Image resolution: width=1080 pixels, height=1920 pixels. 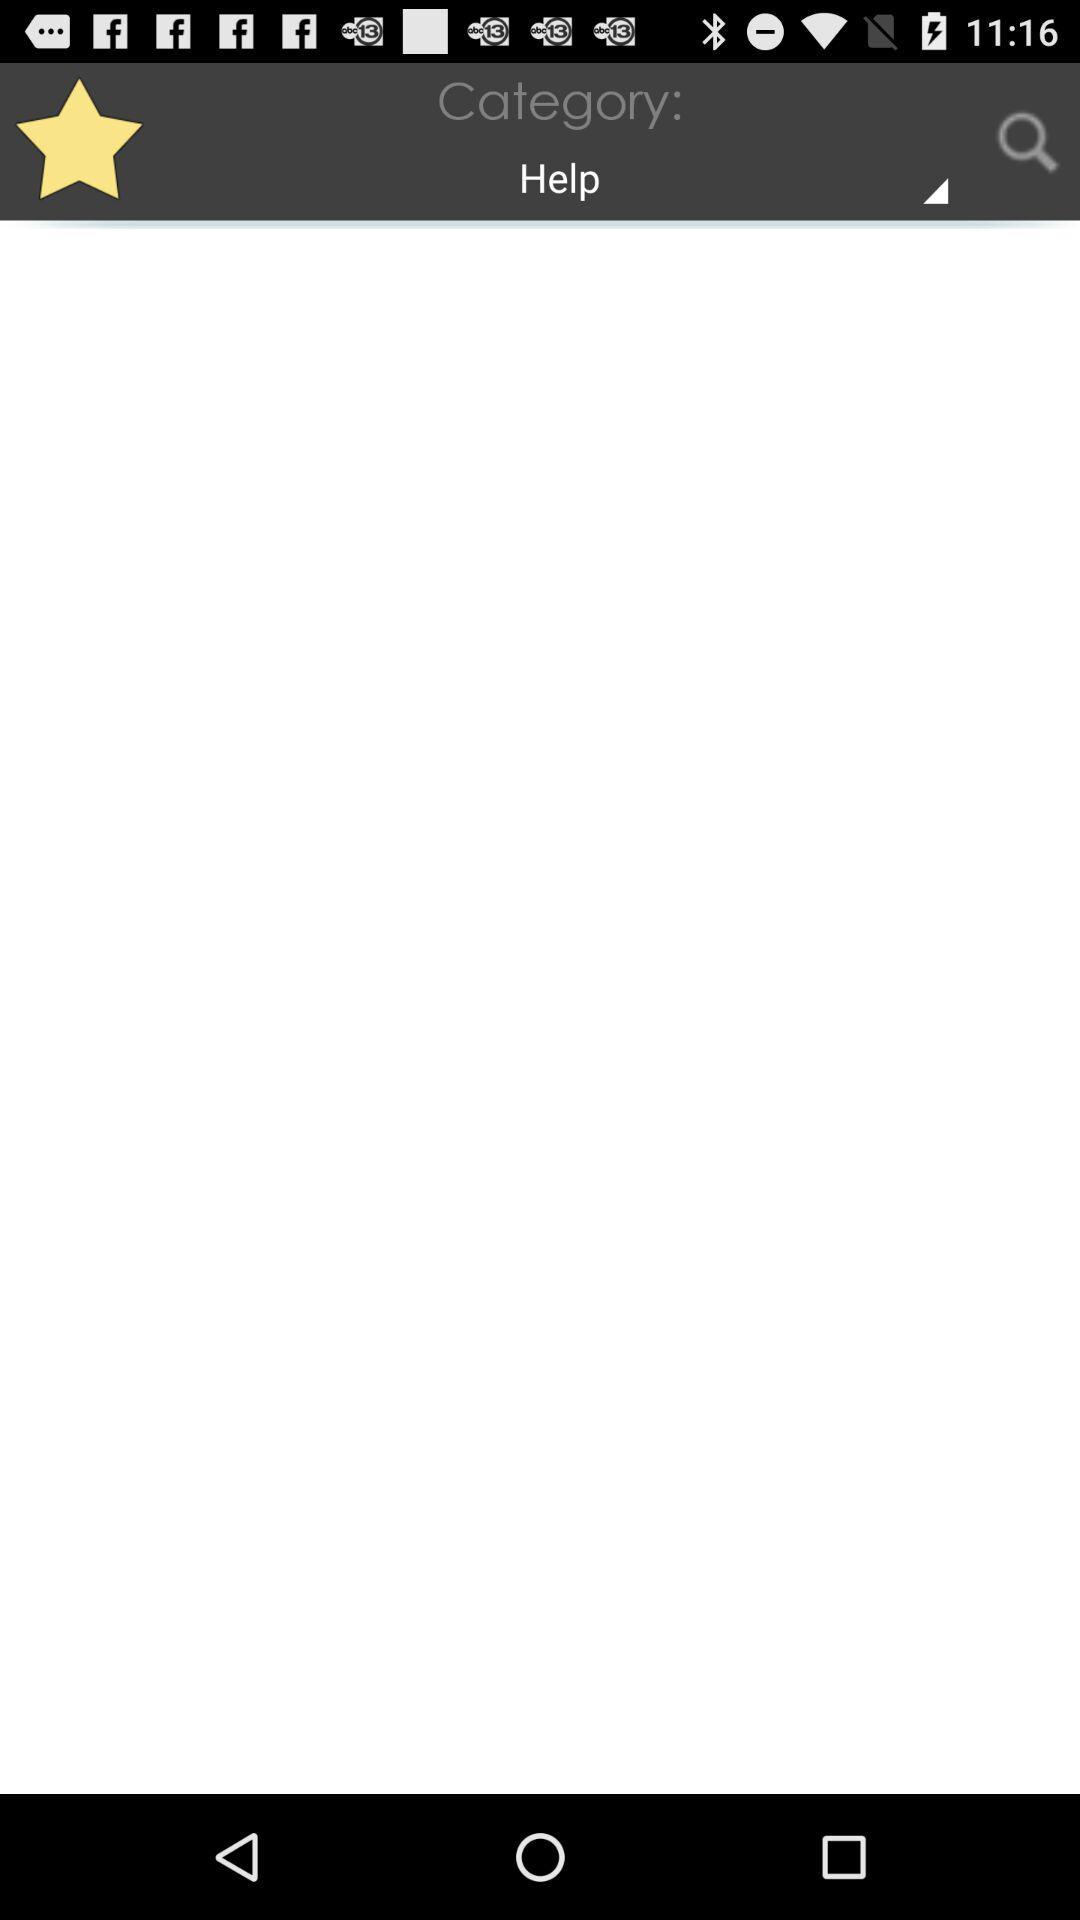 What do you see at coordinates (1027, 140) in the screenshot?
I see `search` at bounding box center [1027, 140].